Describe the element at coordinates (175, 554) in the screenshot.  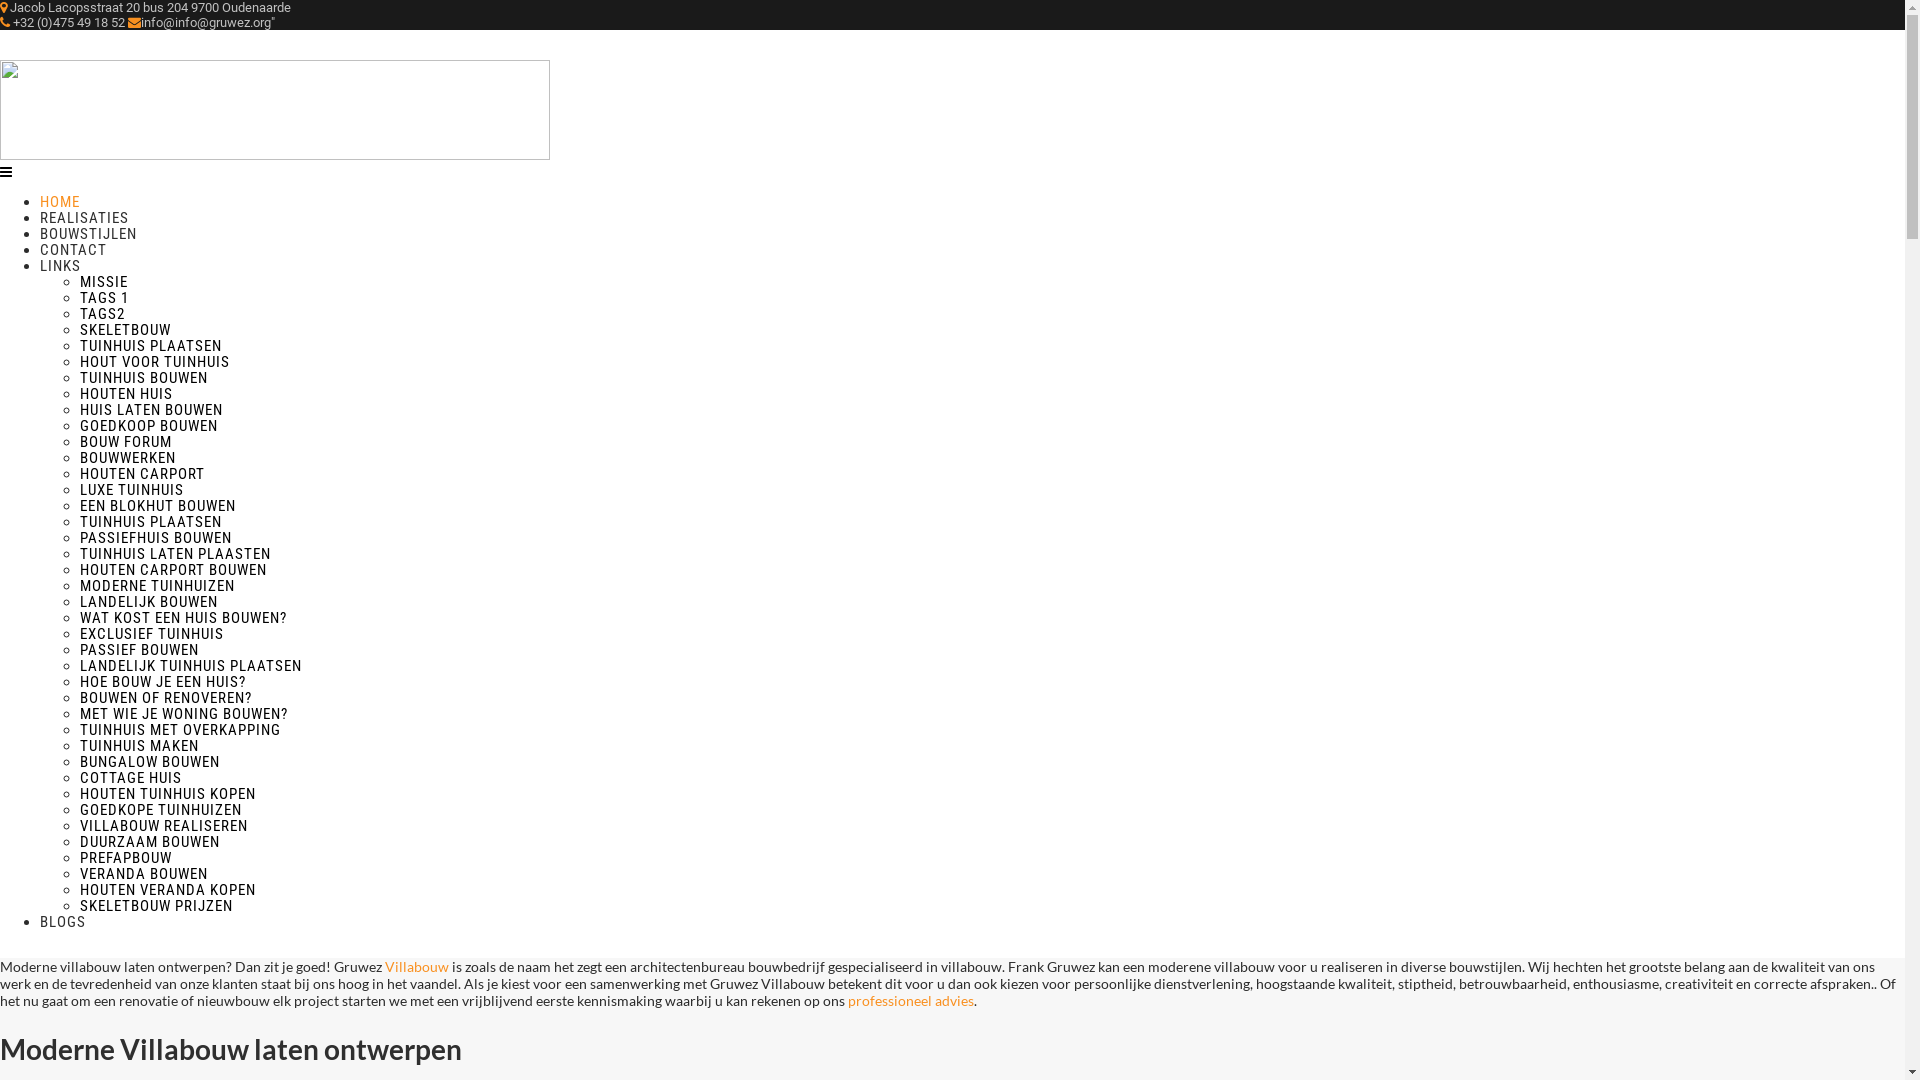
I see `'TUINHUIS LATEN PLAASTEN'` at that location.